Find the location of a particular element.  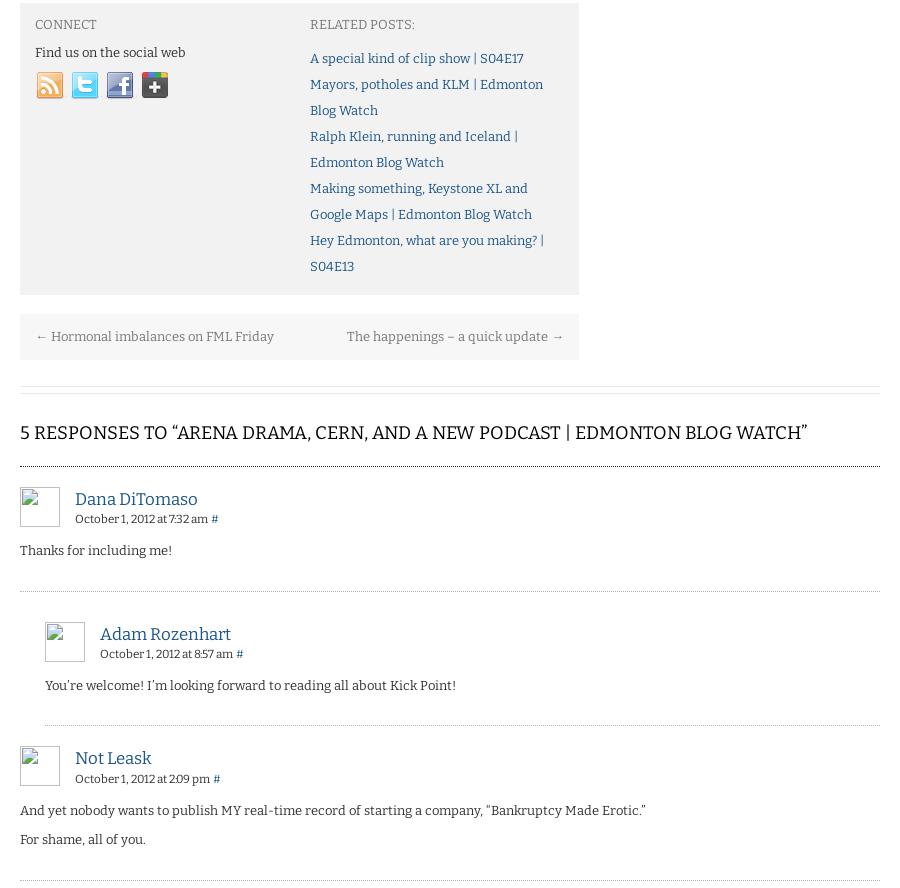

'Related Posts:' is located at coordinates (362, 23).